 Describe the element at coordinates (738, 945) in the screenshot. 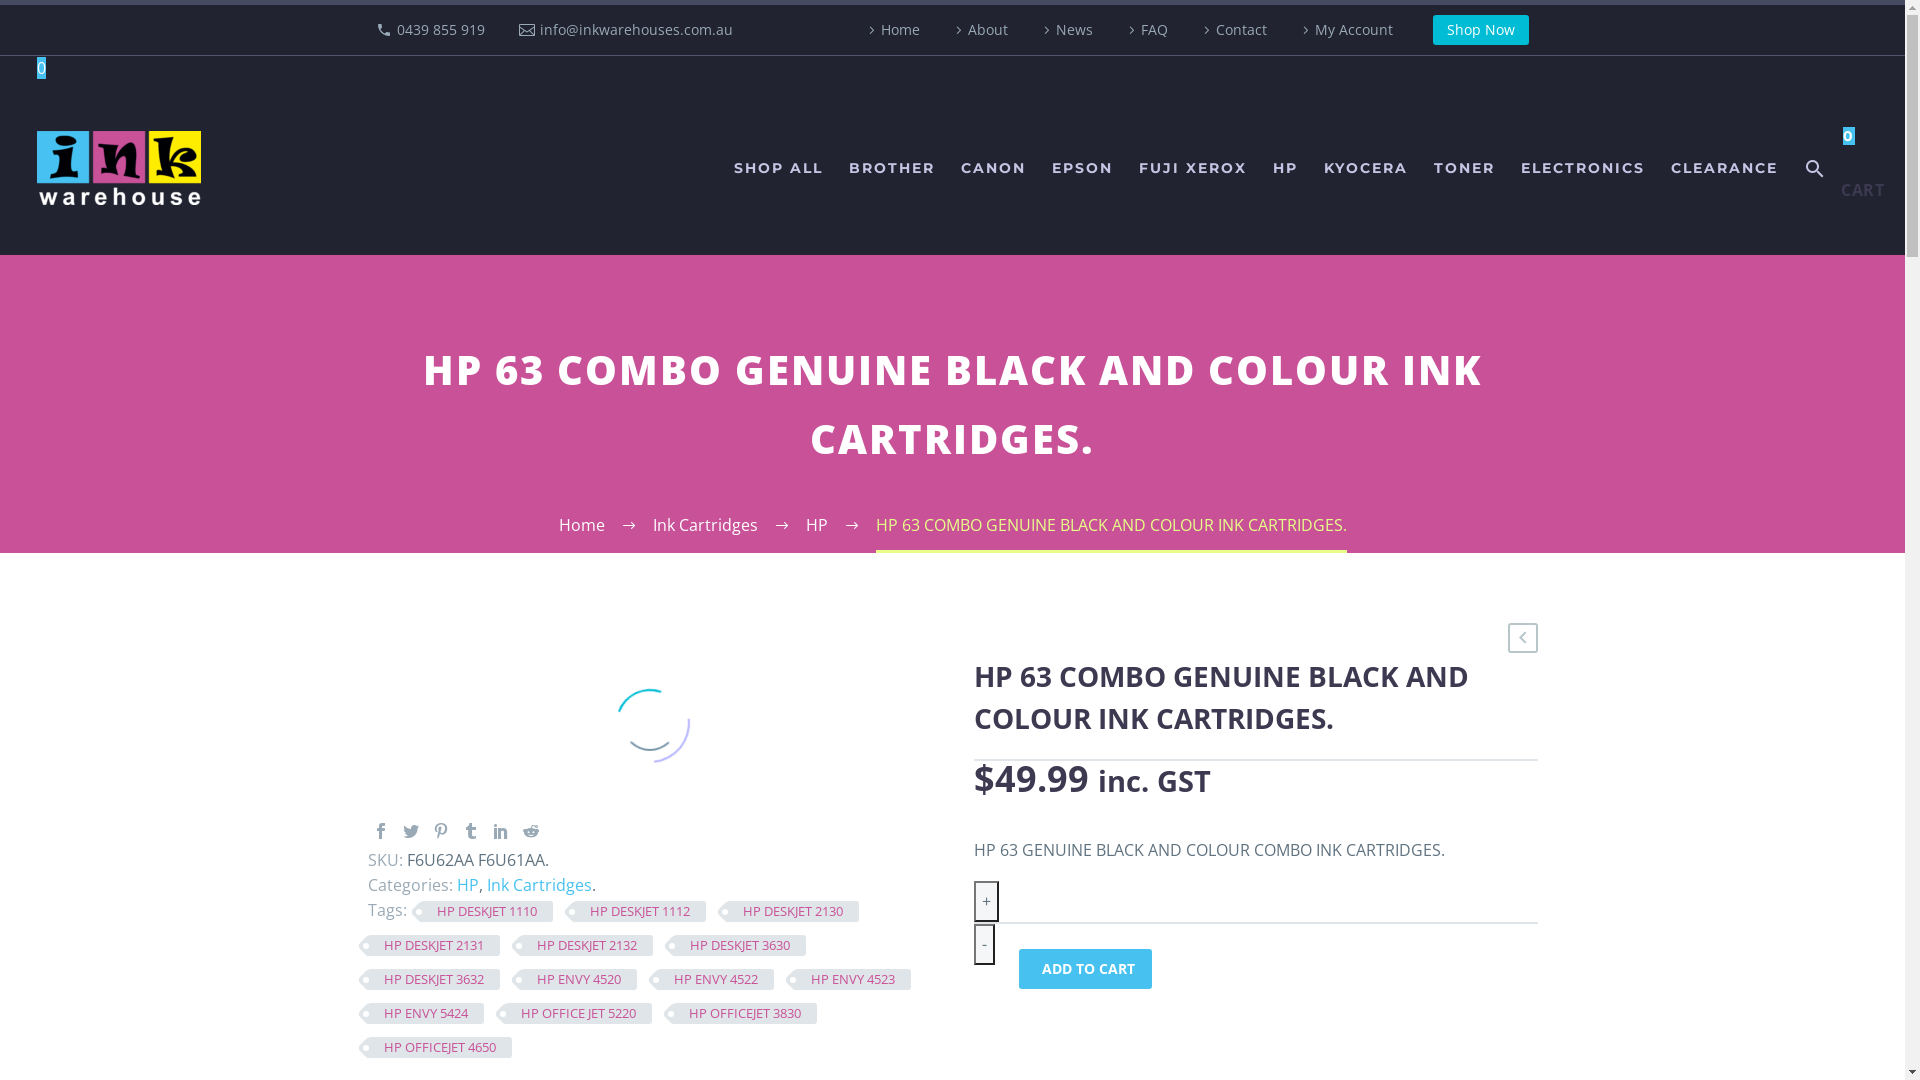

I see `'HP DESKJET 3630'` at that location.